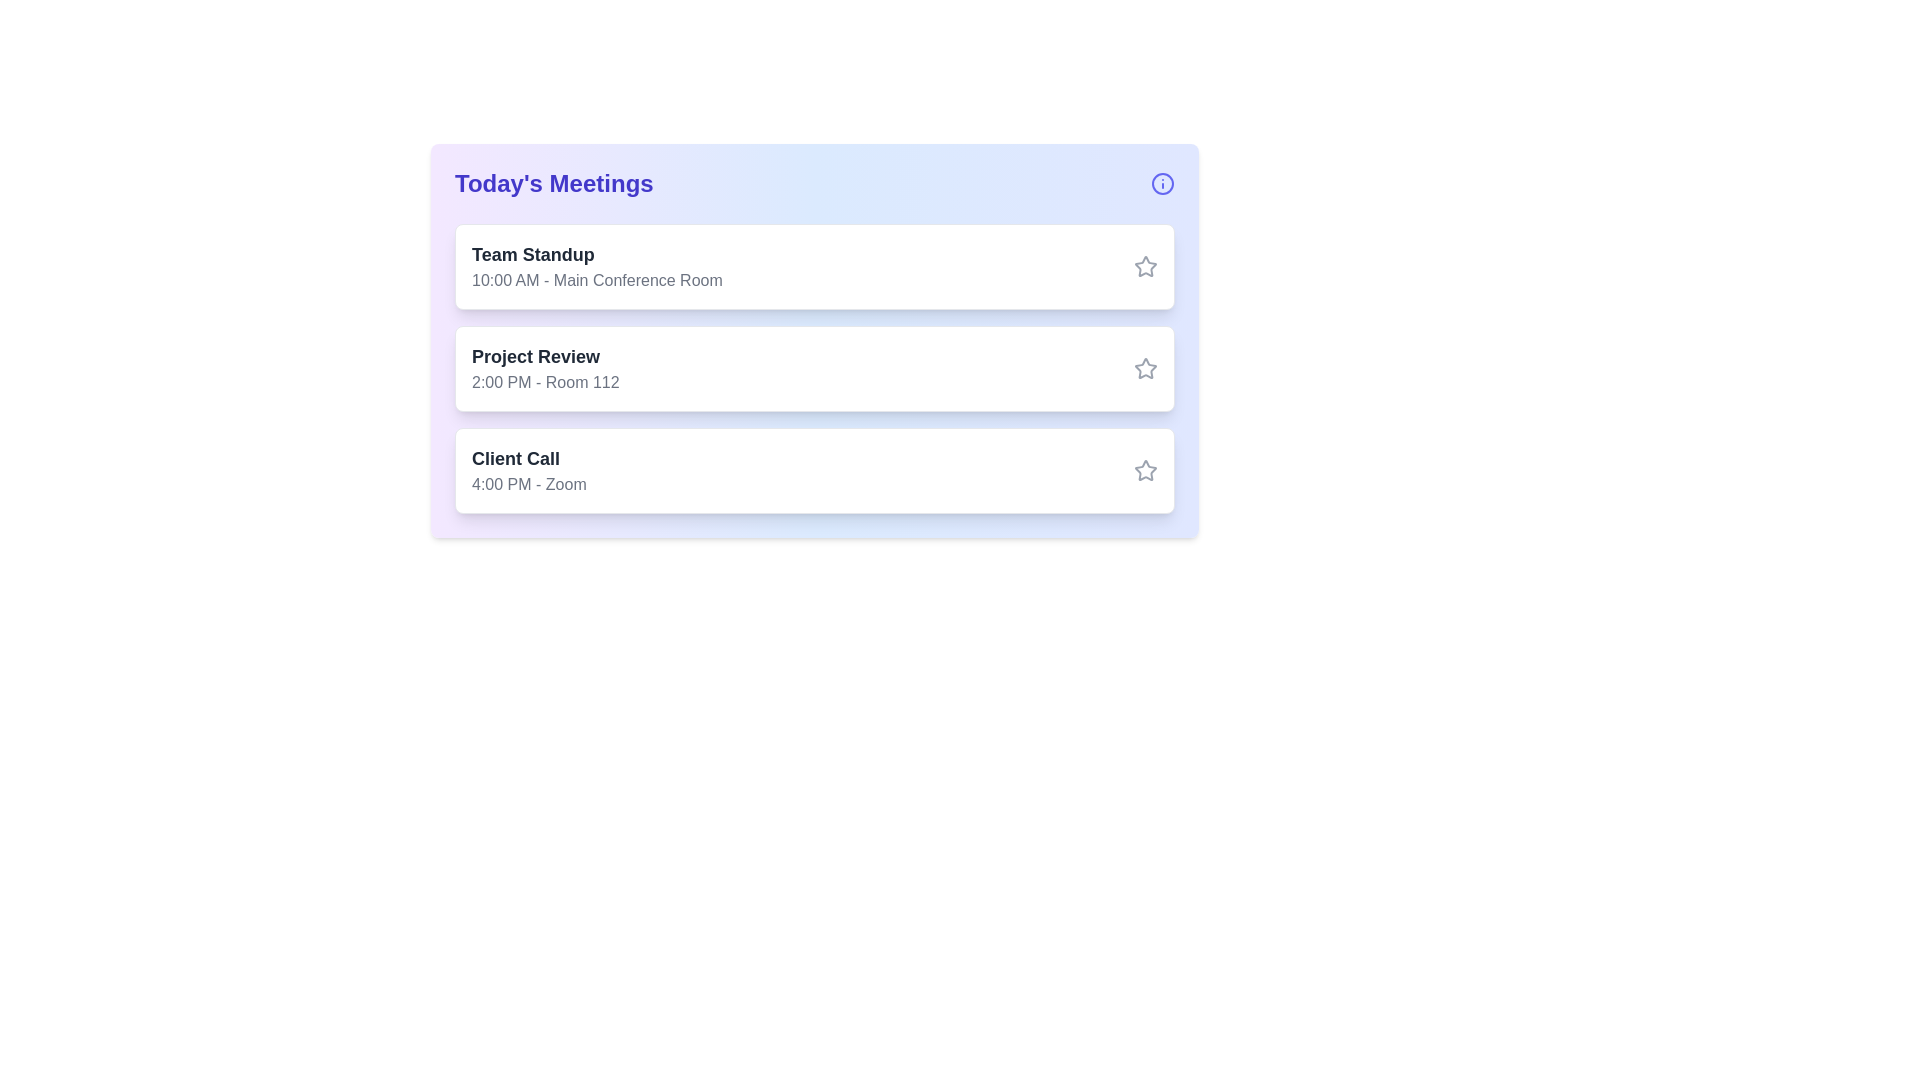 The height and width of the screenshot is (1080, 1920). Describe the element at coordinates (1146, 369) in the screenshot. I see `the button located at the right end of the 'Project Review' card, next to the text '2:00 PM - Room 112'` at that location.